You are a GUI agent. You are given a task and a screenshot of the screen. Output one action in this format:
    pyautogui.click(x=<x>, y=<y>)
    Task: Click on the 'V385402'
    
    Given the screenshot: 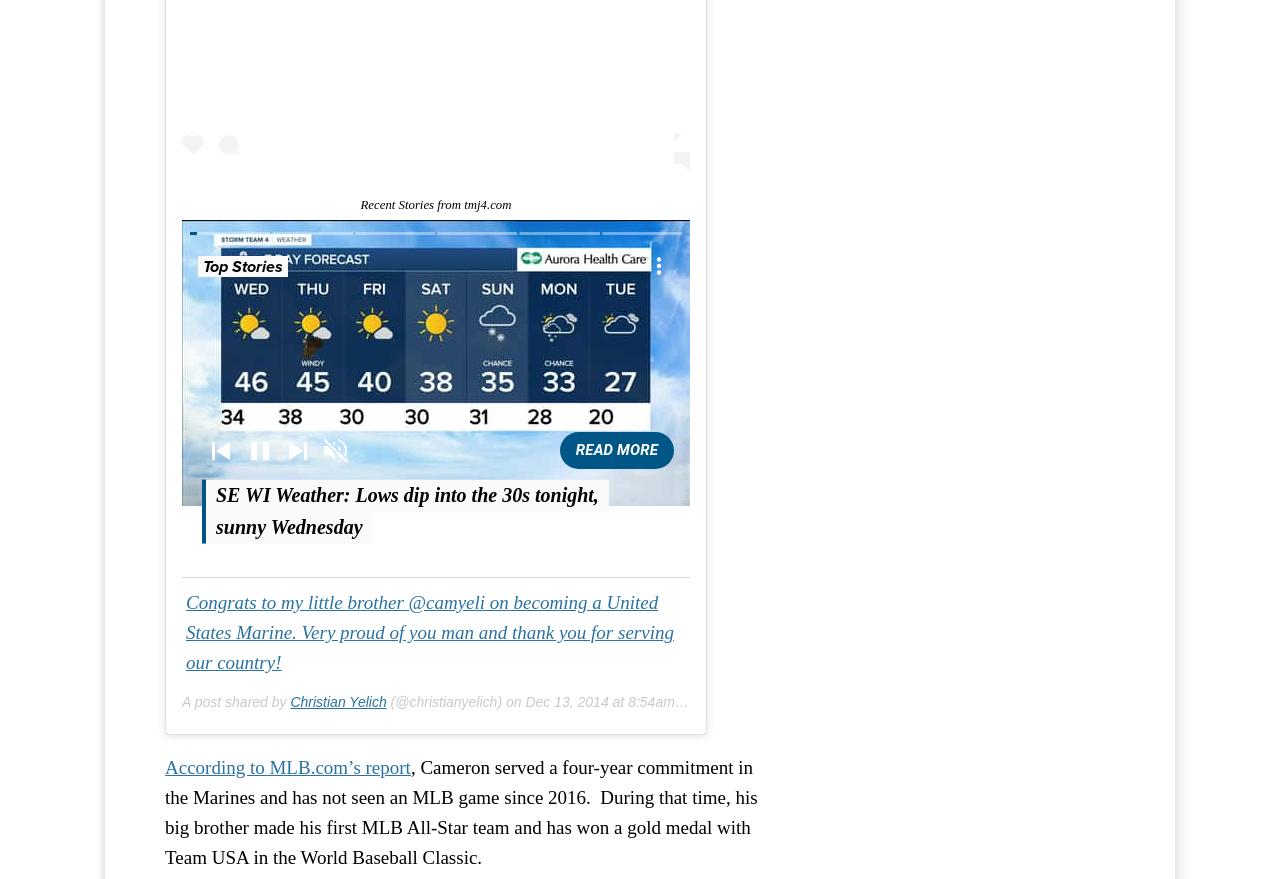 What is the action you would take?
    pyautogui.click(x=482, y=279)
    